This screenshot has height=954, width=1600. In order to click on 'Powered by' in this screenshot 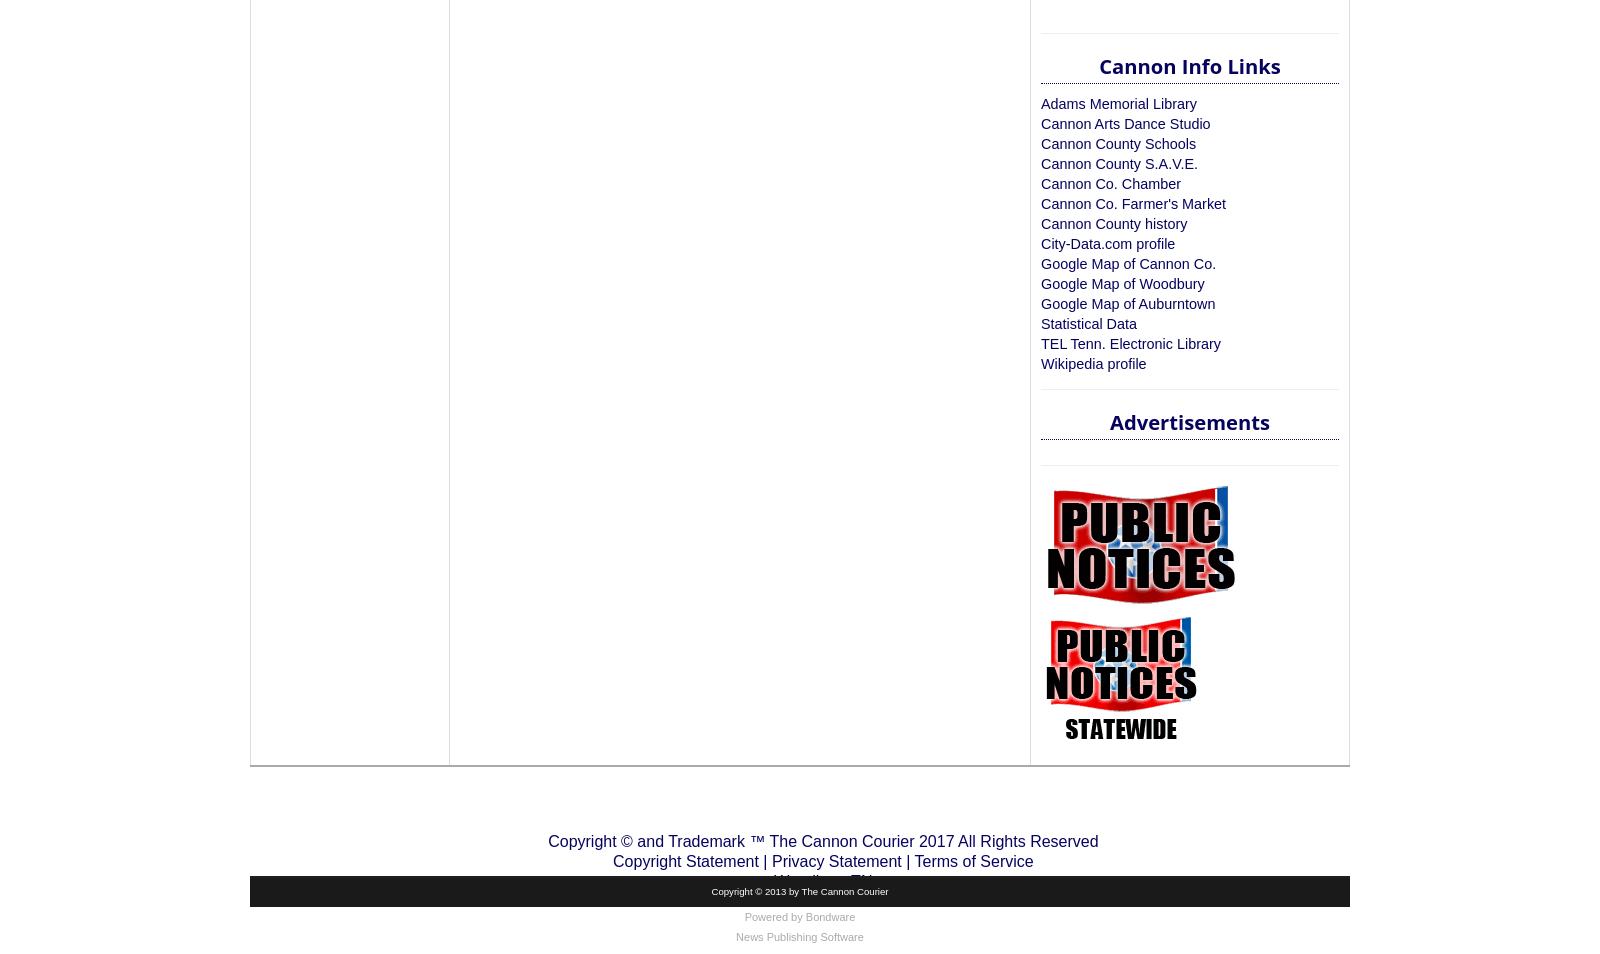, I will do `click(744, 916)`.